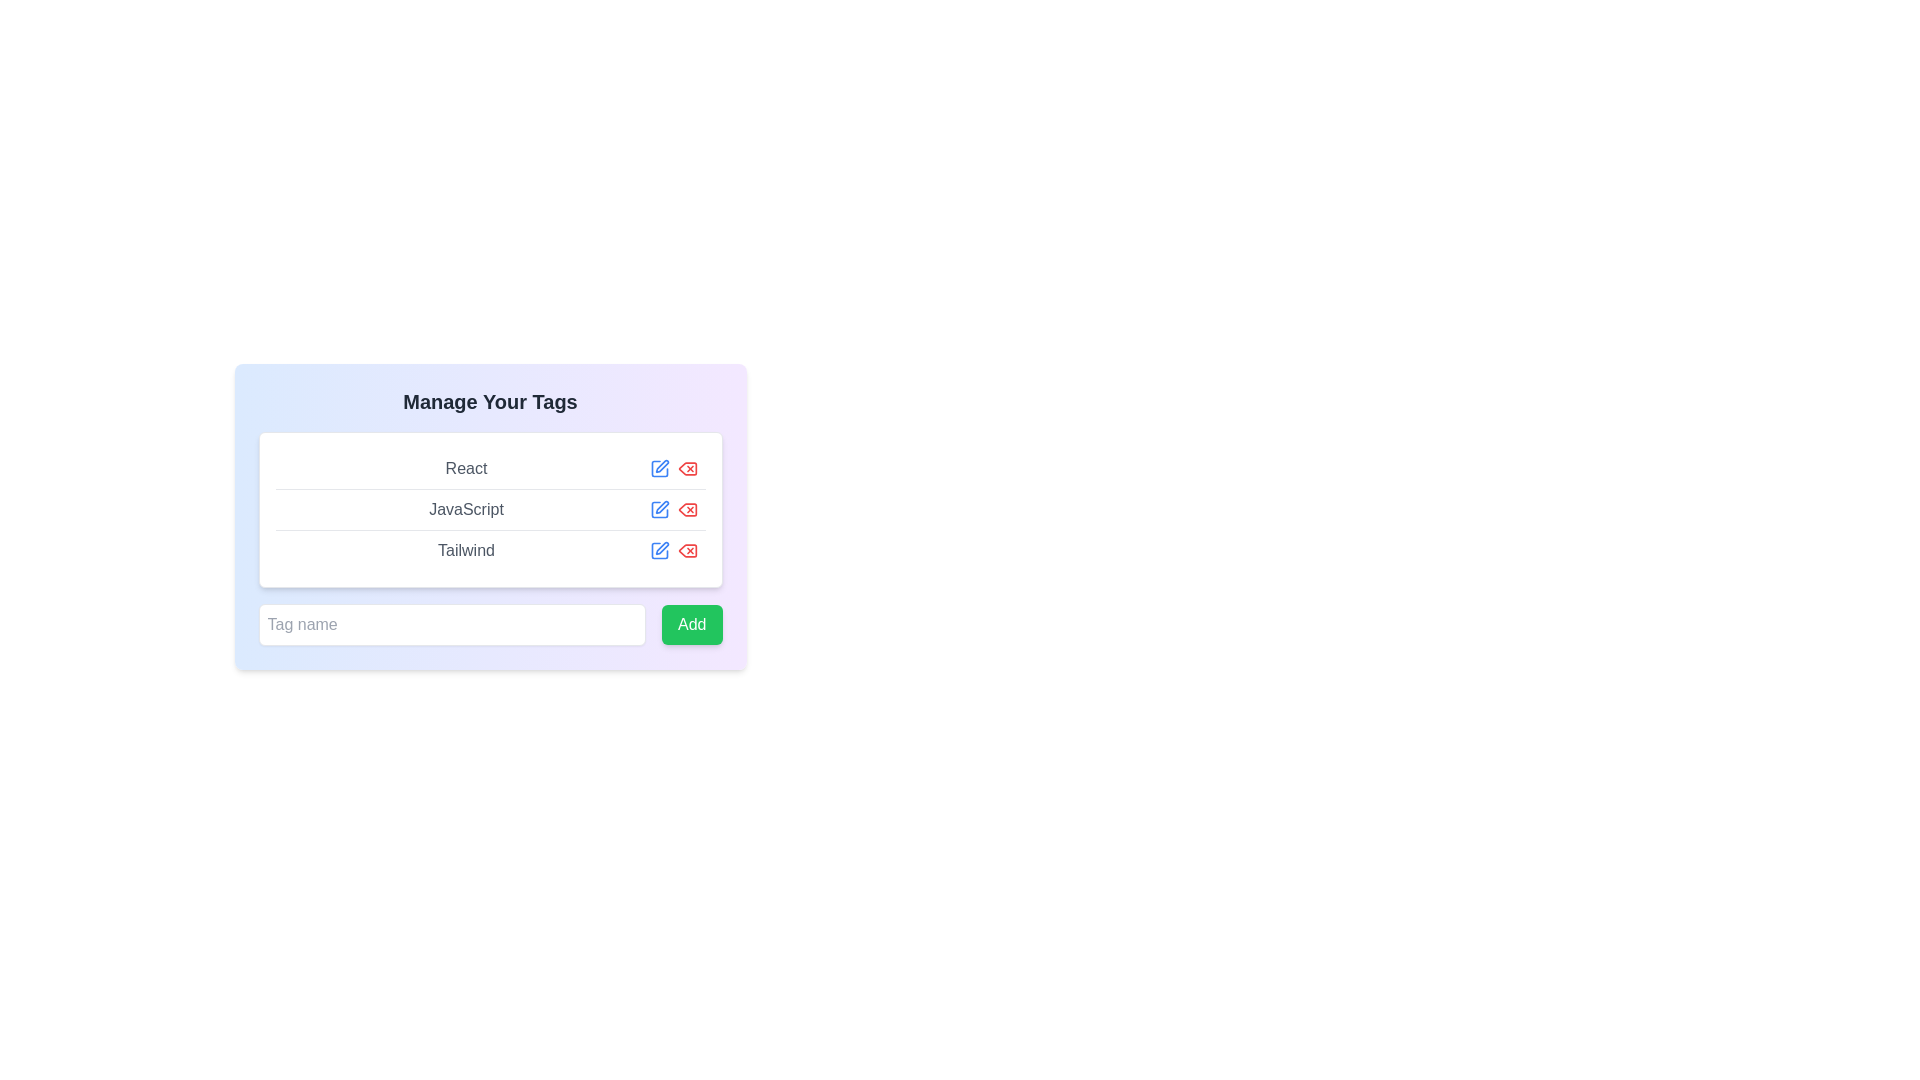 Image resolution: width=1920 pixels, height=1080 pixels. What do you see at coordinates (490, 515) in the screenshot?
I see `the 'JavaScript' text label, which is the second item in a vertically stacked list, visually balanced between 'React' and 'Tailwind'` at bounding box center [490, 515].